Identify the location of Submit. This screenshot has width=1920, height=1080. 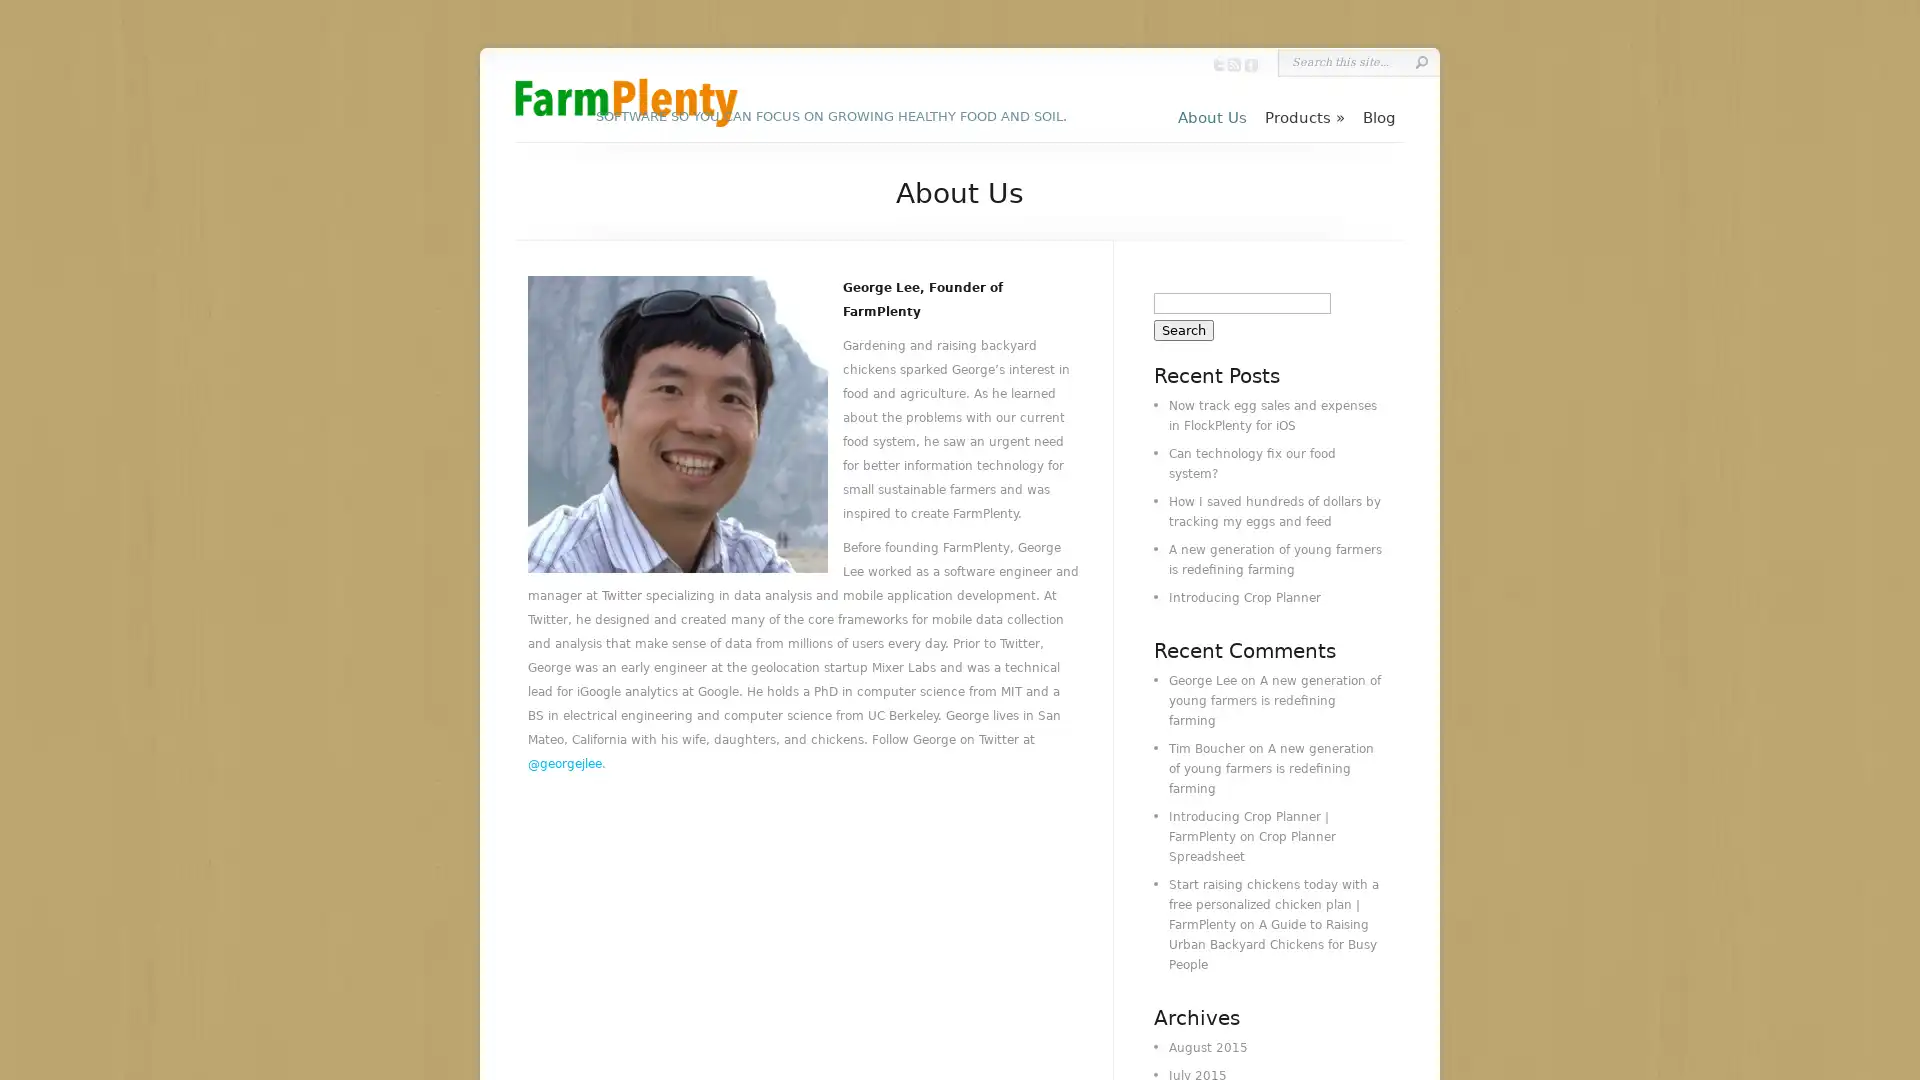
(1420, 61).